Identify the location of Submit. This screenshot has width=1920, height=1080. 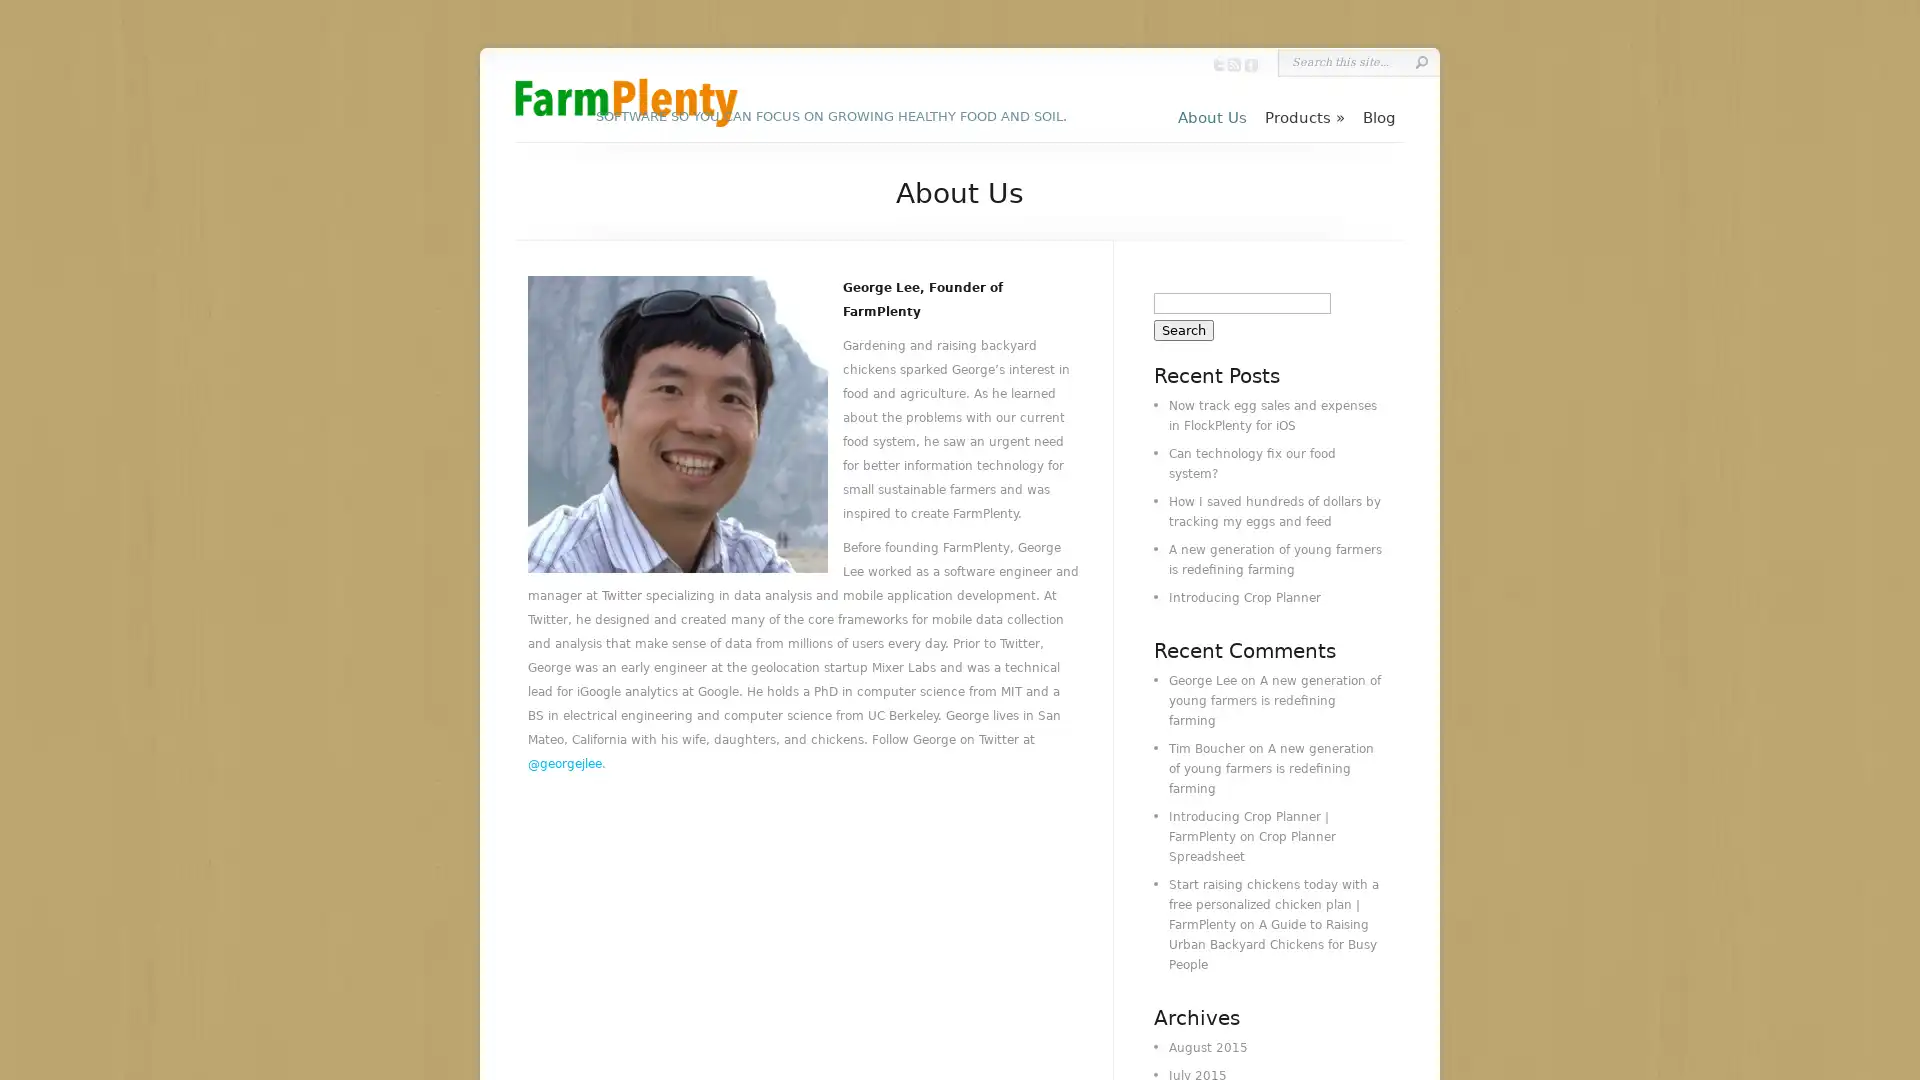
(1420, 61).